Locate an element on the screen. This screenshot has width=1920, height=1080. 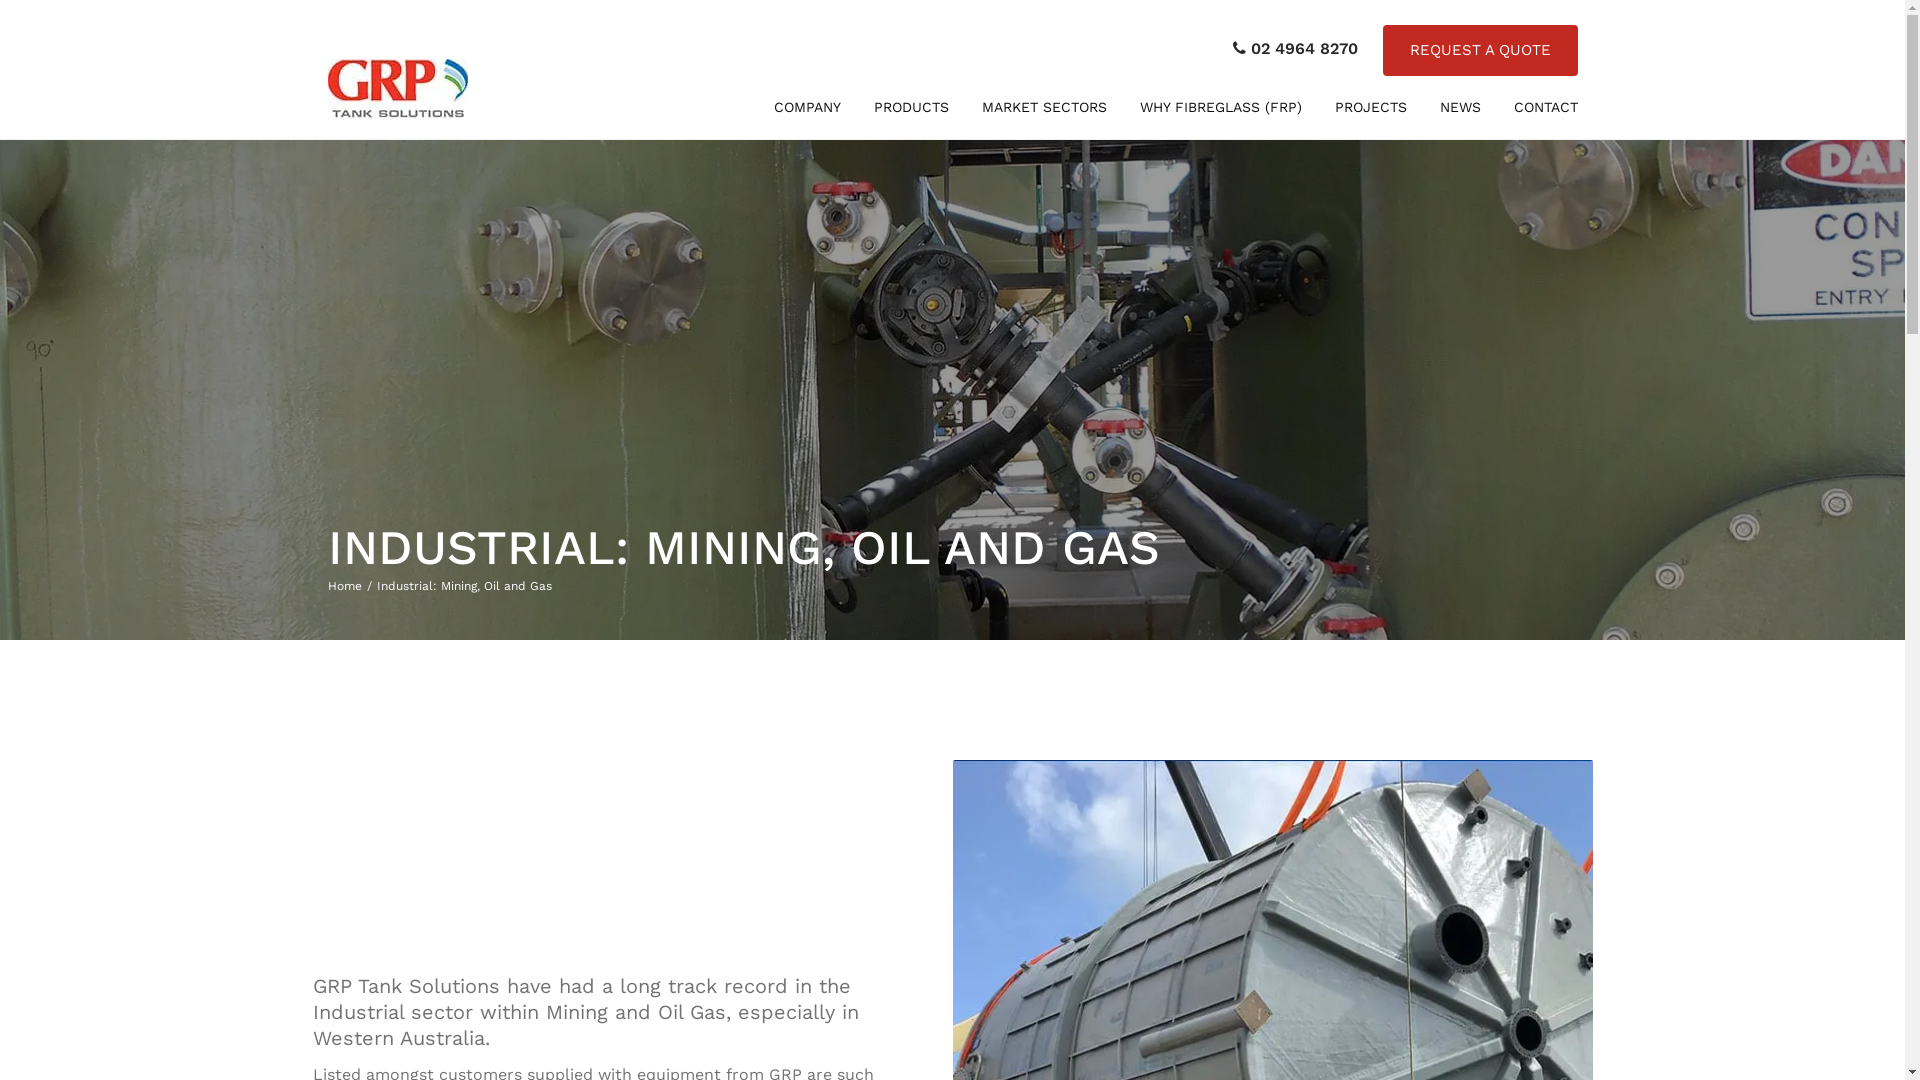
'REQUEST A QUOTE' is located at coordinates (1479, 49).